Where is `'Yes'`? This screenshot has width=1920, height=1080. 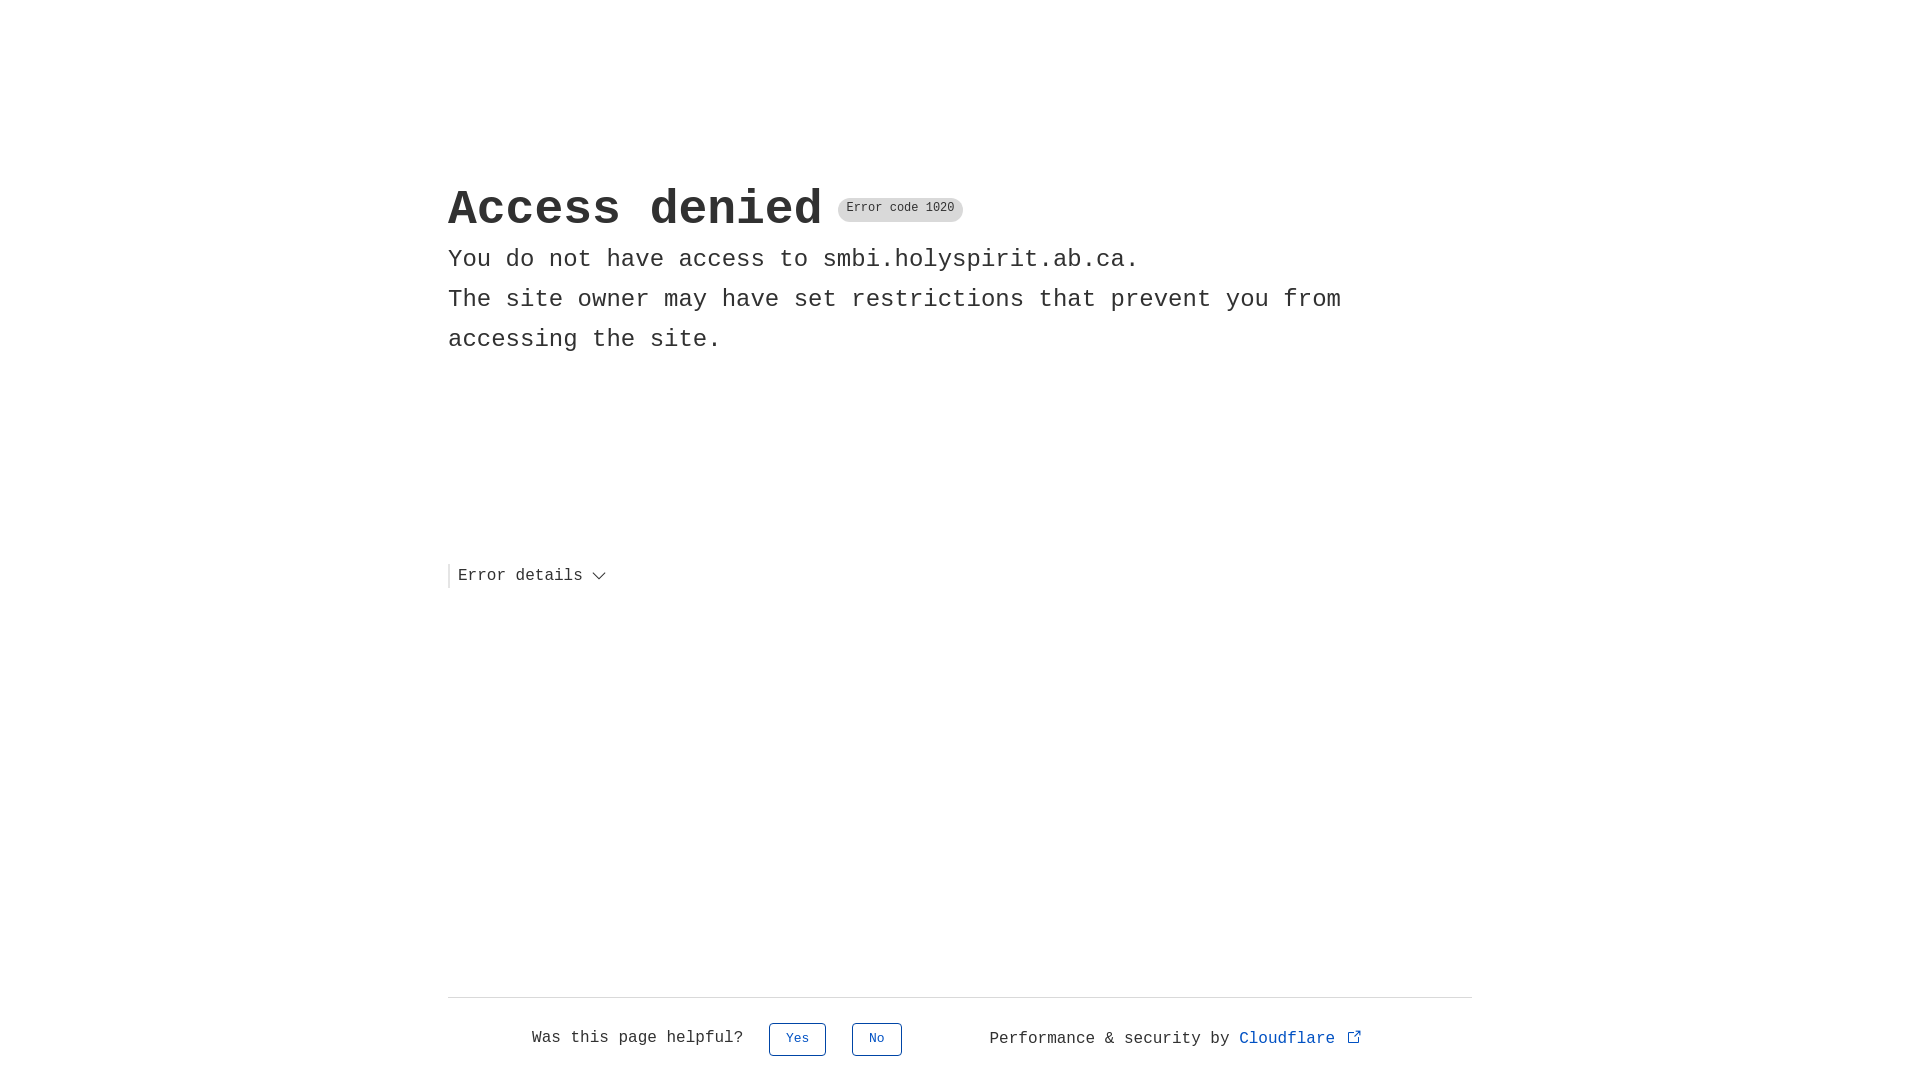
'Yes' is located at coordinates (796, 1038).